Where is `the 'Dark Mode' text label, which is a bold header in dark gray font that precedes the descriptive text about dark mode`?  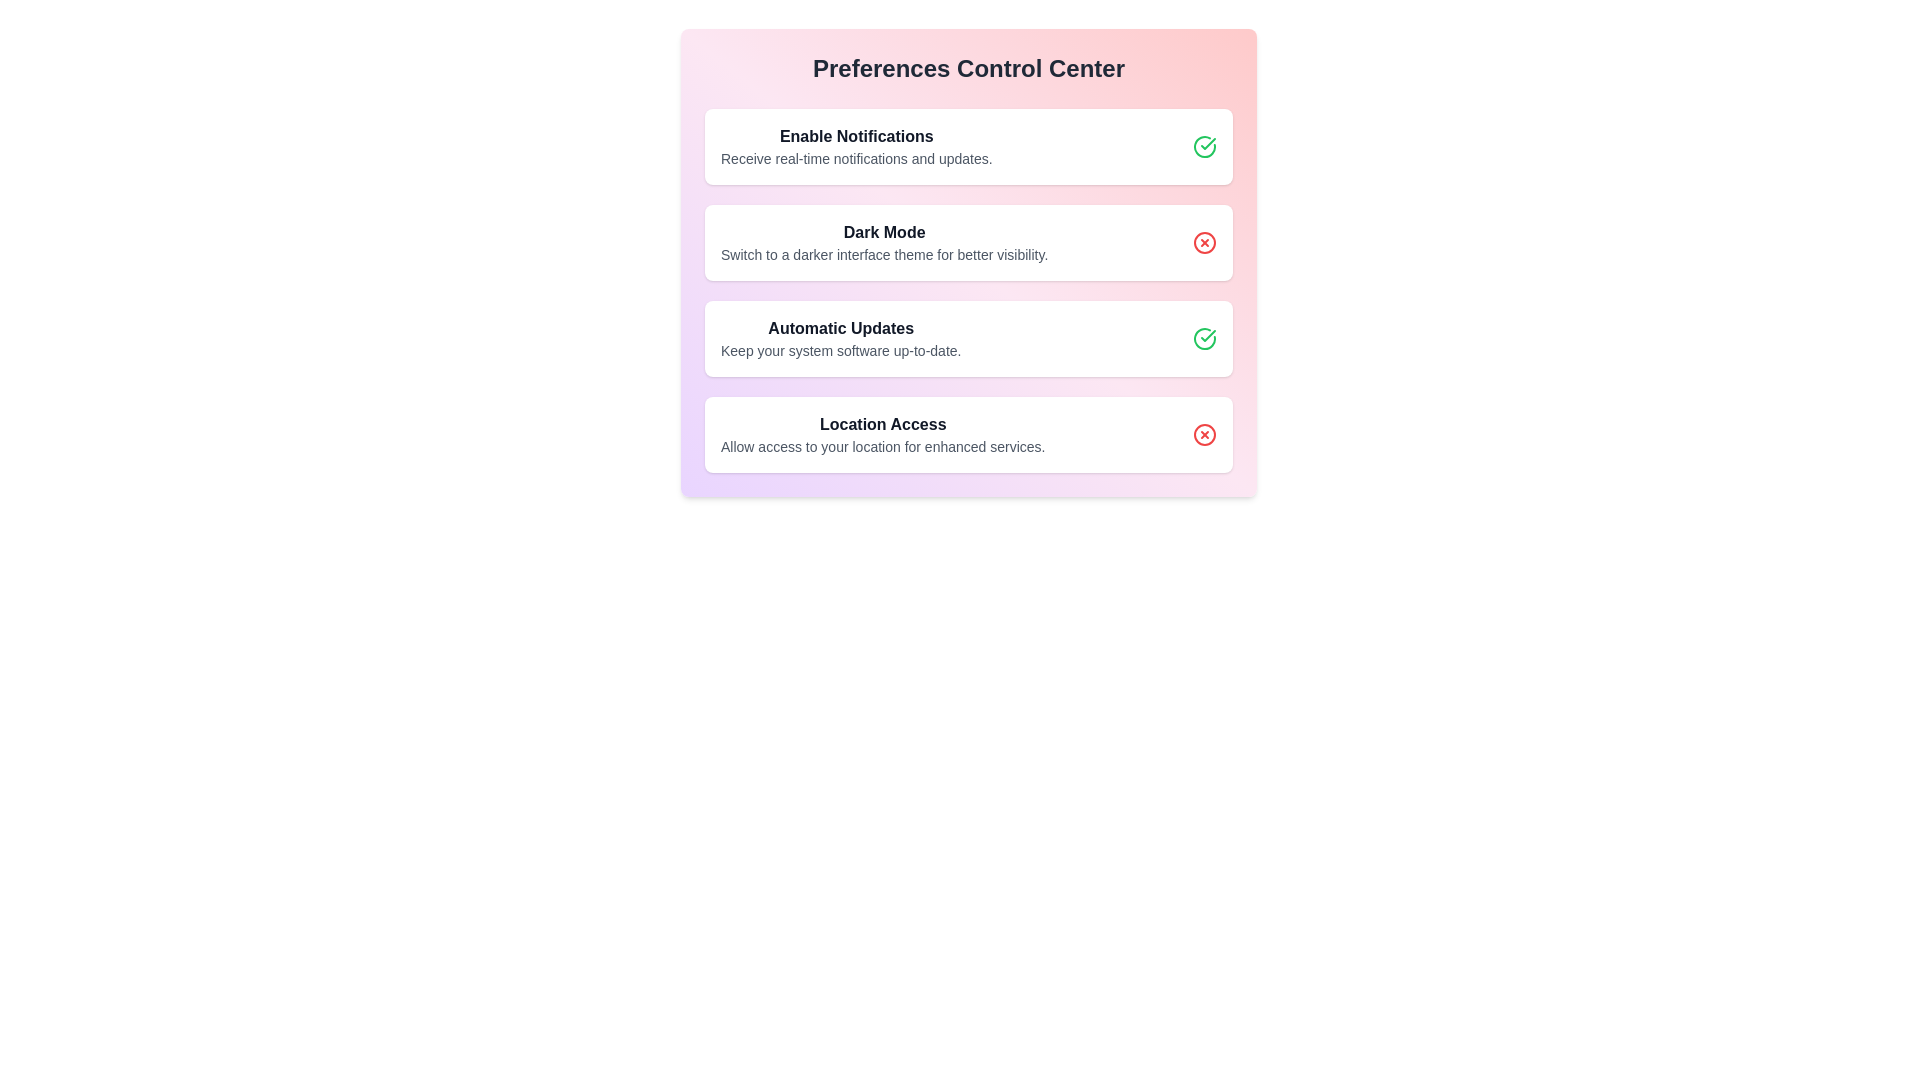 the 'Dark Mode' text label, which is a bold header in dark gray font that precedes the descriptive text about dark mode is located at coordinates (883, 231).